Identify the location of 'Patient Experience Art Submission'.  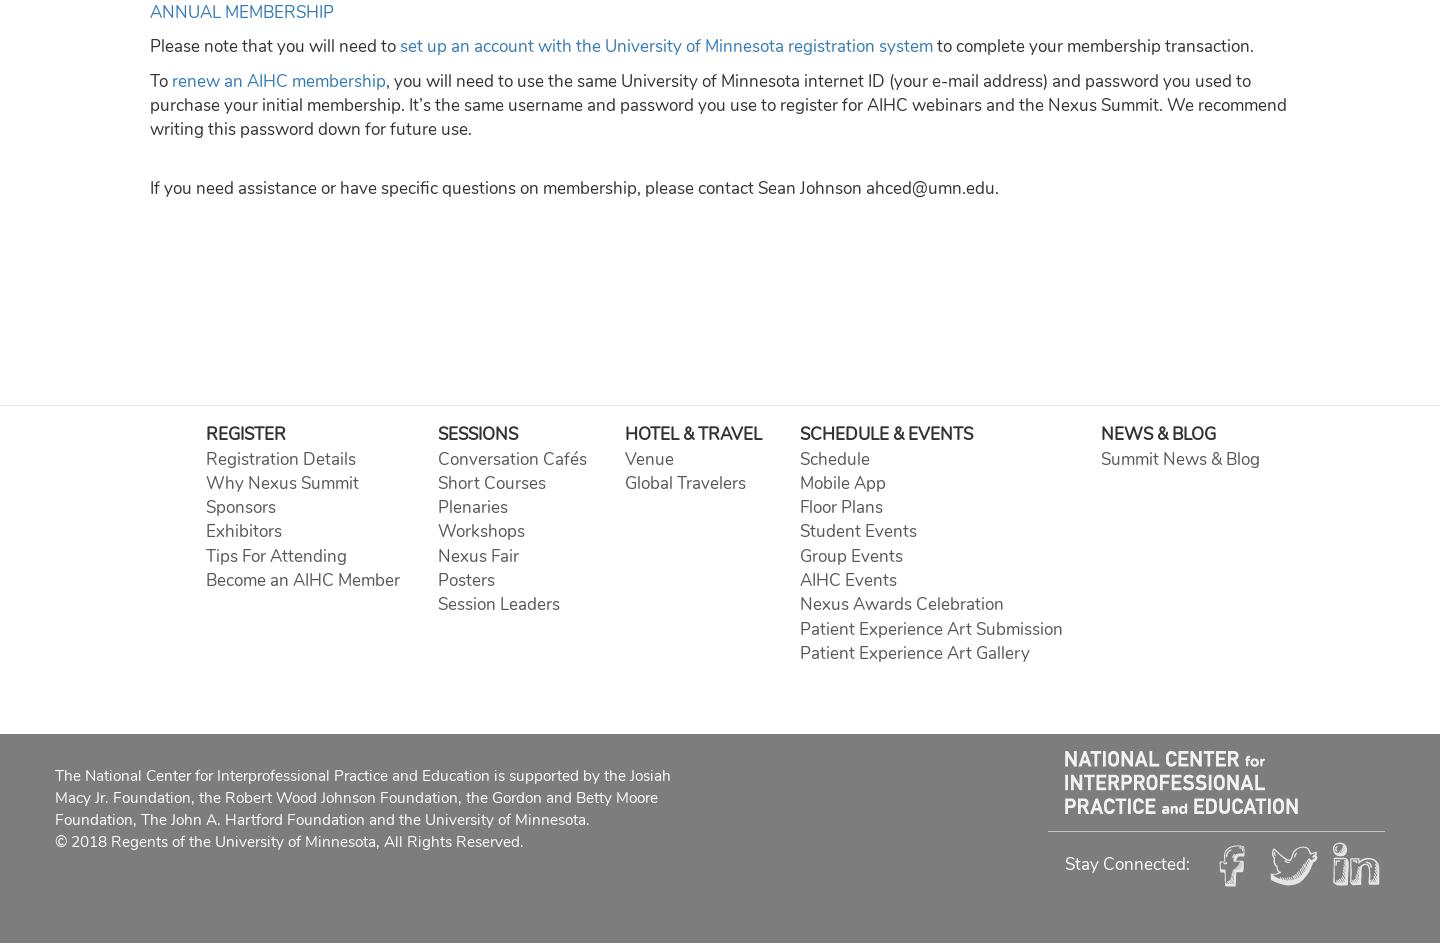
(930, 627).